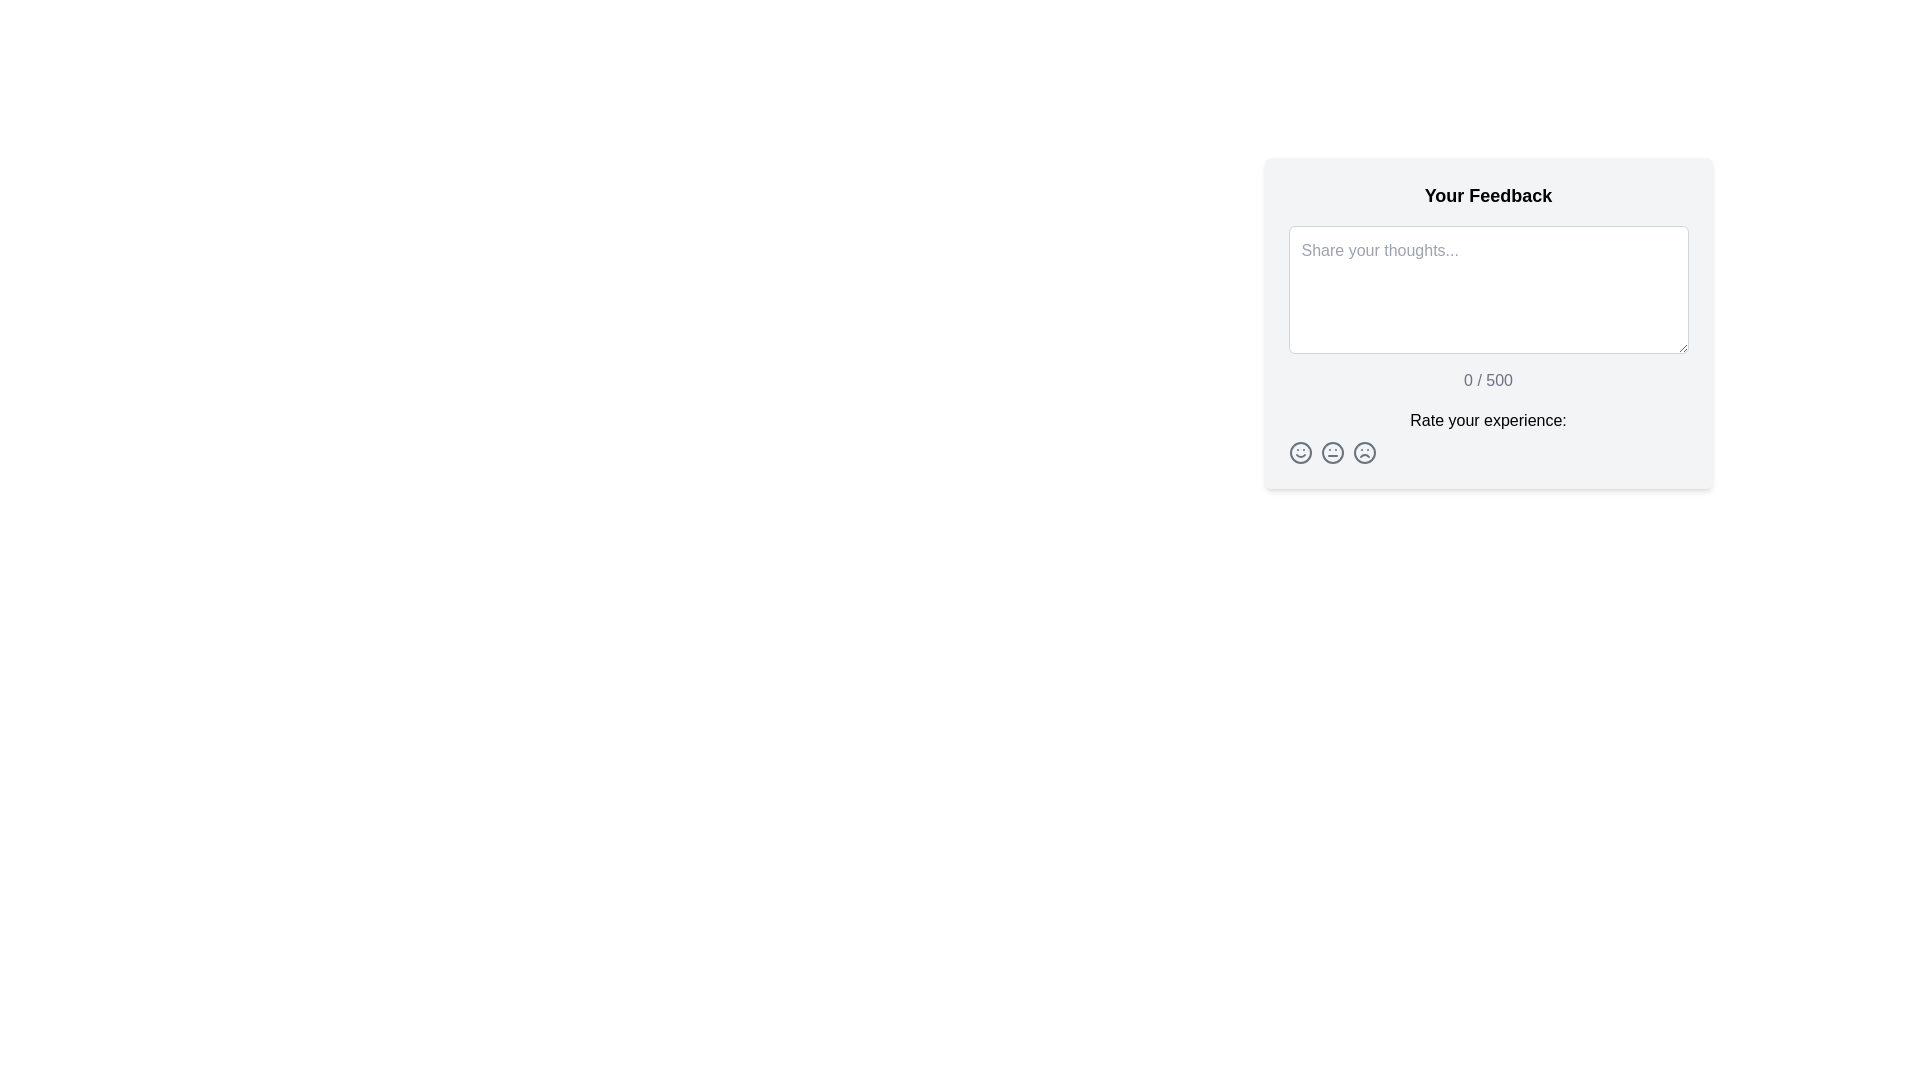 The height and width of the screenshot is (1080, 1920). Describe the element at coordinates (1488, 196) in the screenshot. I see `title 'Your Feedback' which is a bold, medium-large header text positioned at the top of the feedback area in the feedback form` at that location.